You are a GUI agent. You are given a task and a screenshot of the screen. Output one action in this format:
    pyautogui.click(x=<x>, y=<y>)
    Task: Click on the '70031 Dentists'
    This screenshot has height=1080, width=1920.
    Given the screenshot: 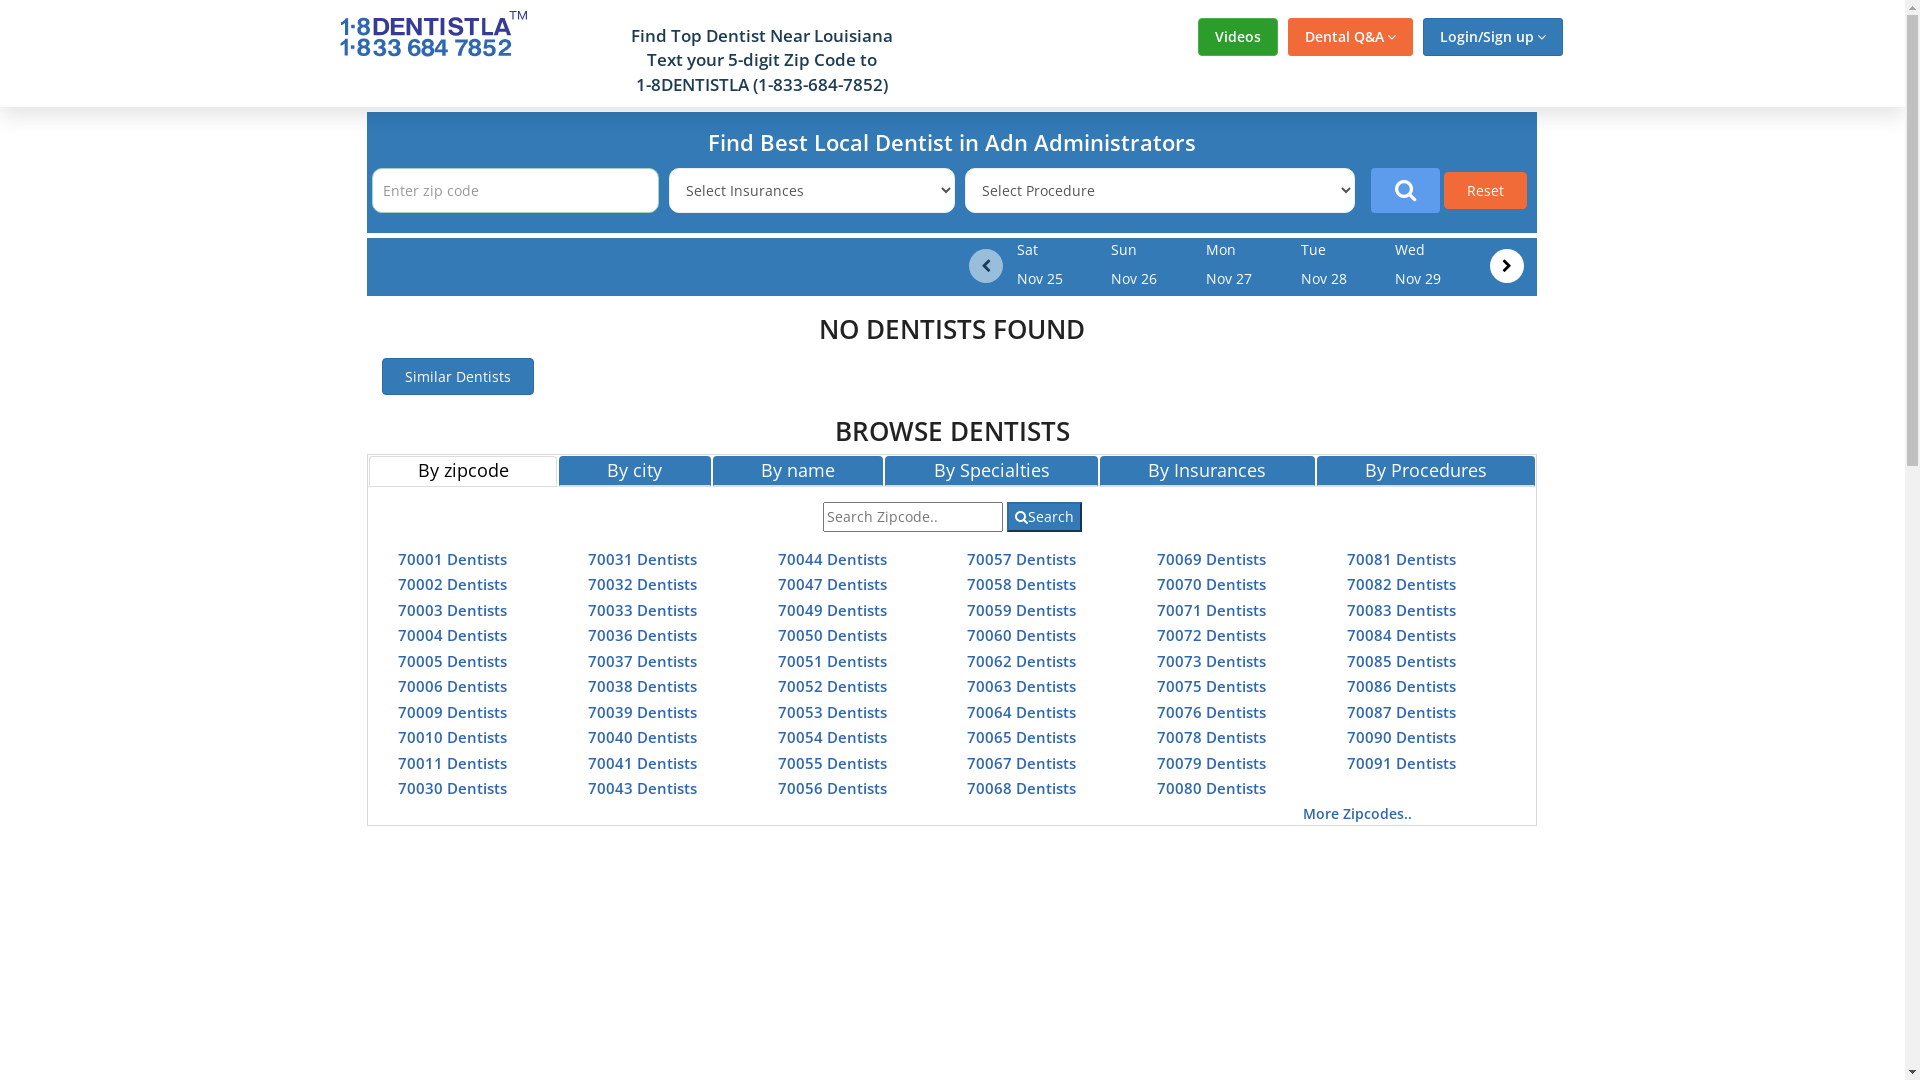 What is the action you would take?
    pyautogui.click(x=642, y=558)
    